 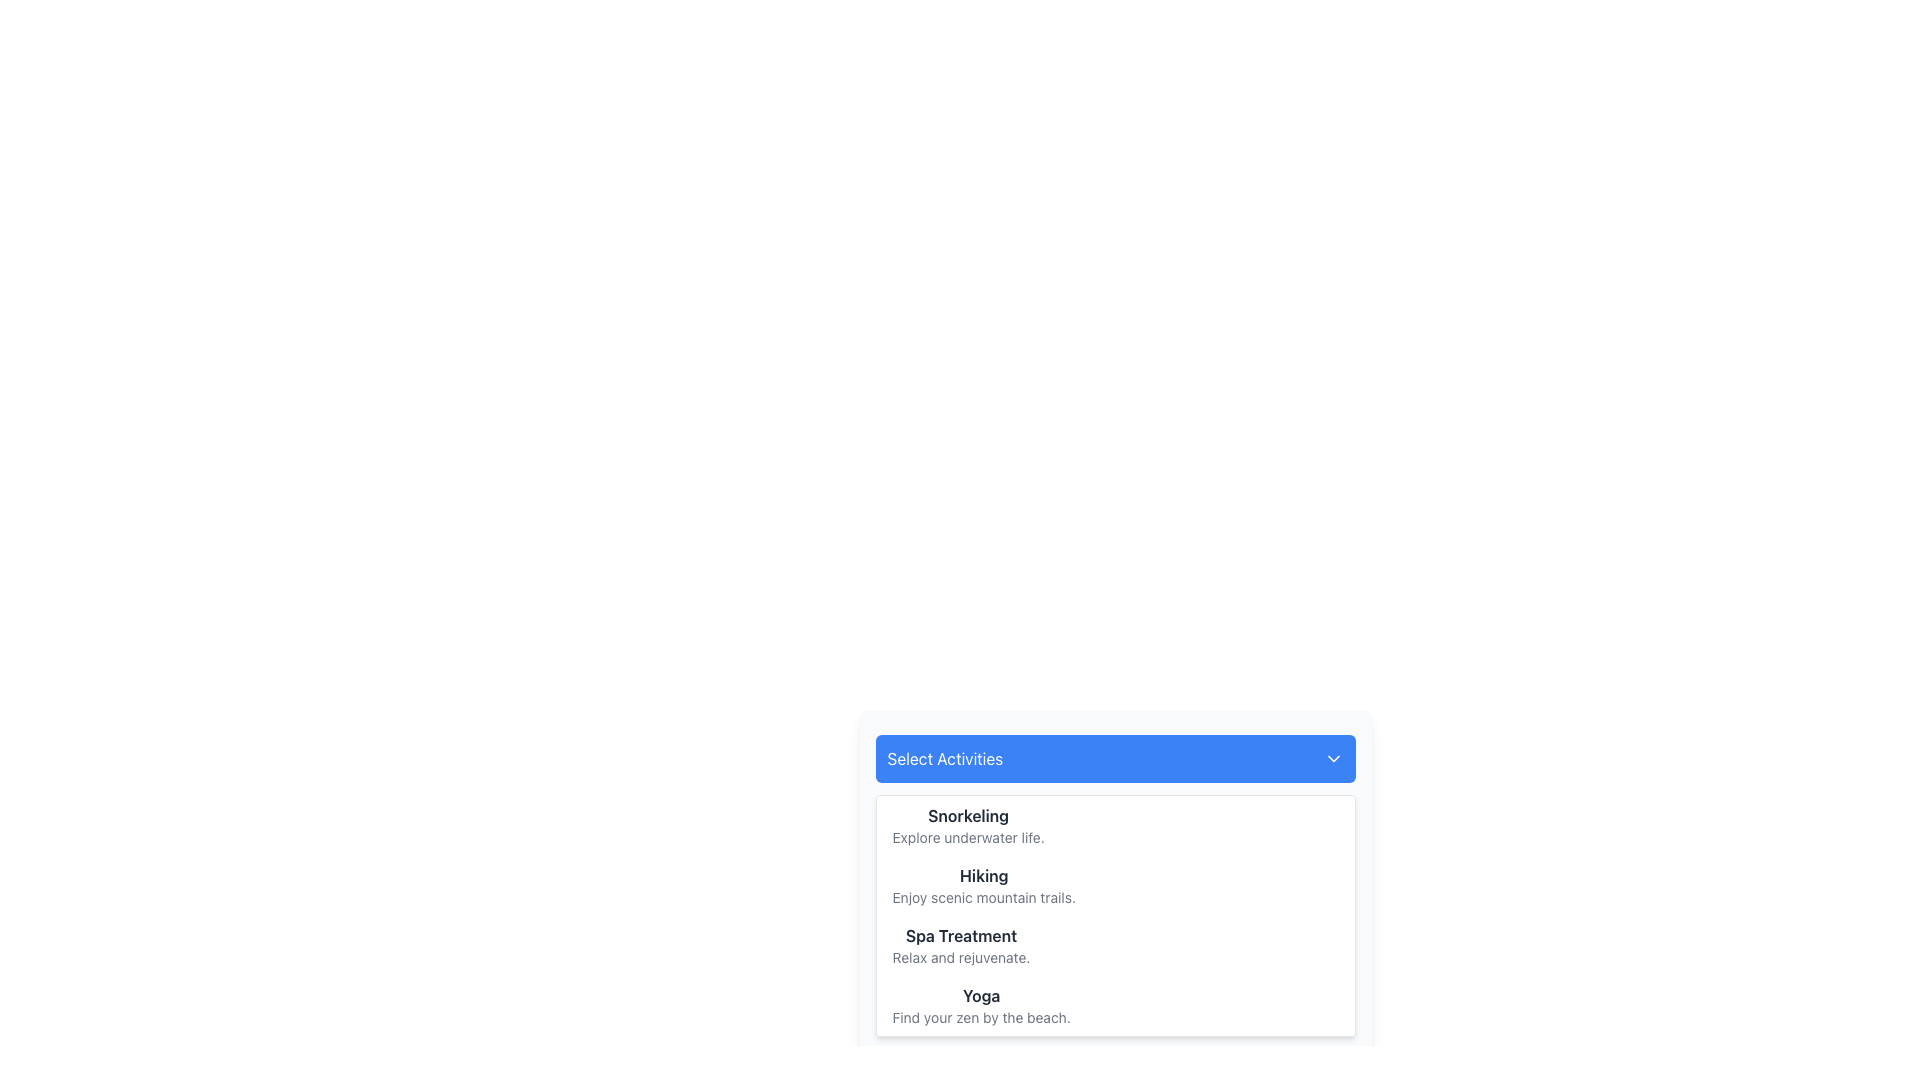 What do you see at coordinates (981, 995) in the screenshot?
I see `text of the bold title 'Yoga' located at the top of the dropdown menu titled 'Select Activities'` at bounding box center [981, 995].